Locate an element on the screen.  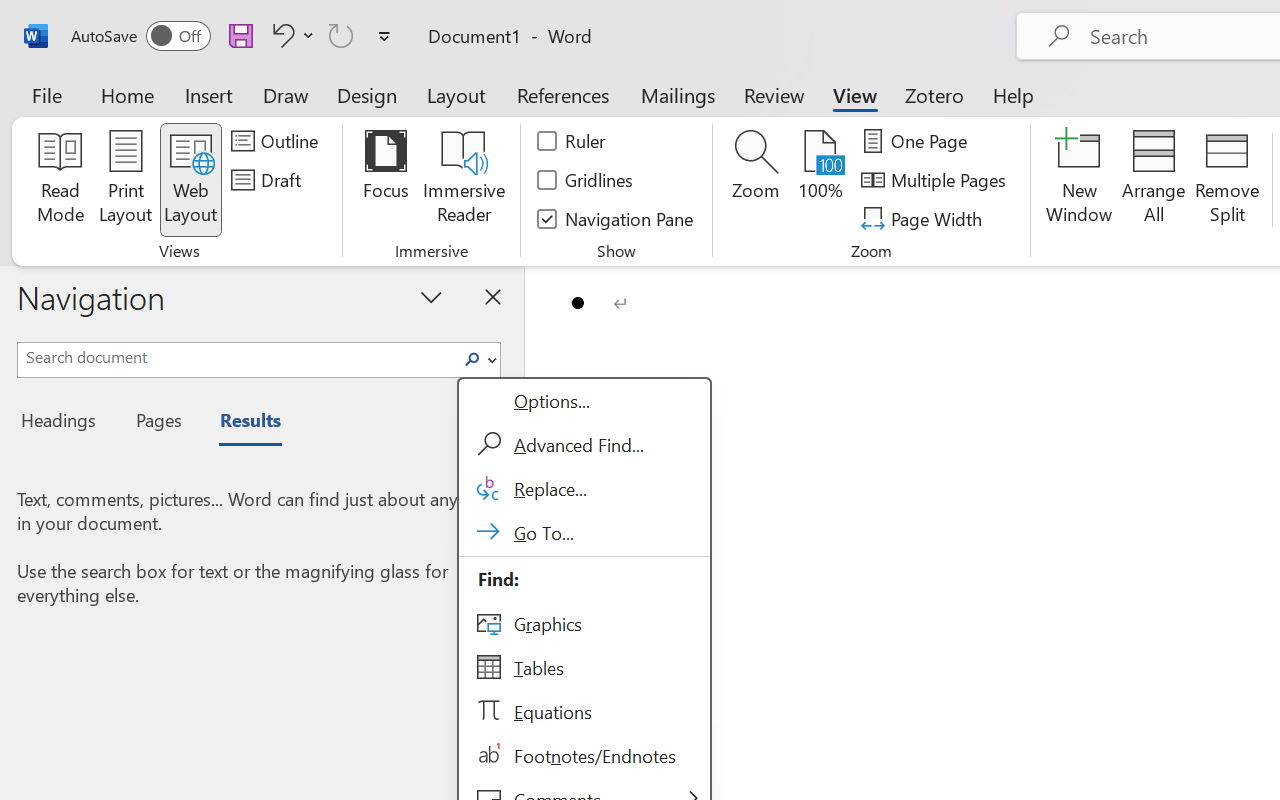
'One Page' is located at coordinates (916, 141).